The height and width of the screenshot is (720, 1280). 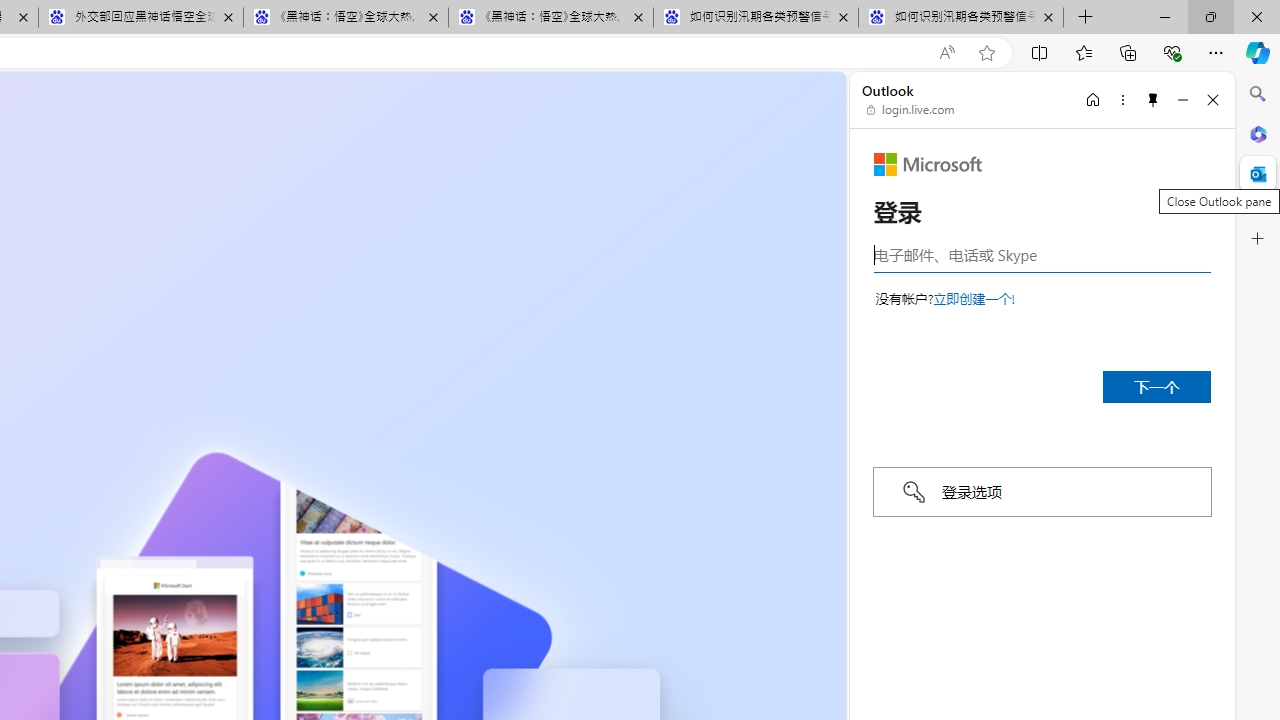 What do you see at coordinates (927, 163) in the screenshot?
I see `'Microsoft'` at bounding box center [927, 163].